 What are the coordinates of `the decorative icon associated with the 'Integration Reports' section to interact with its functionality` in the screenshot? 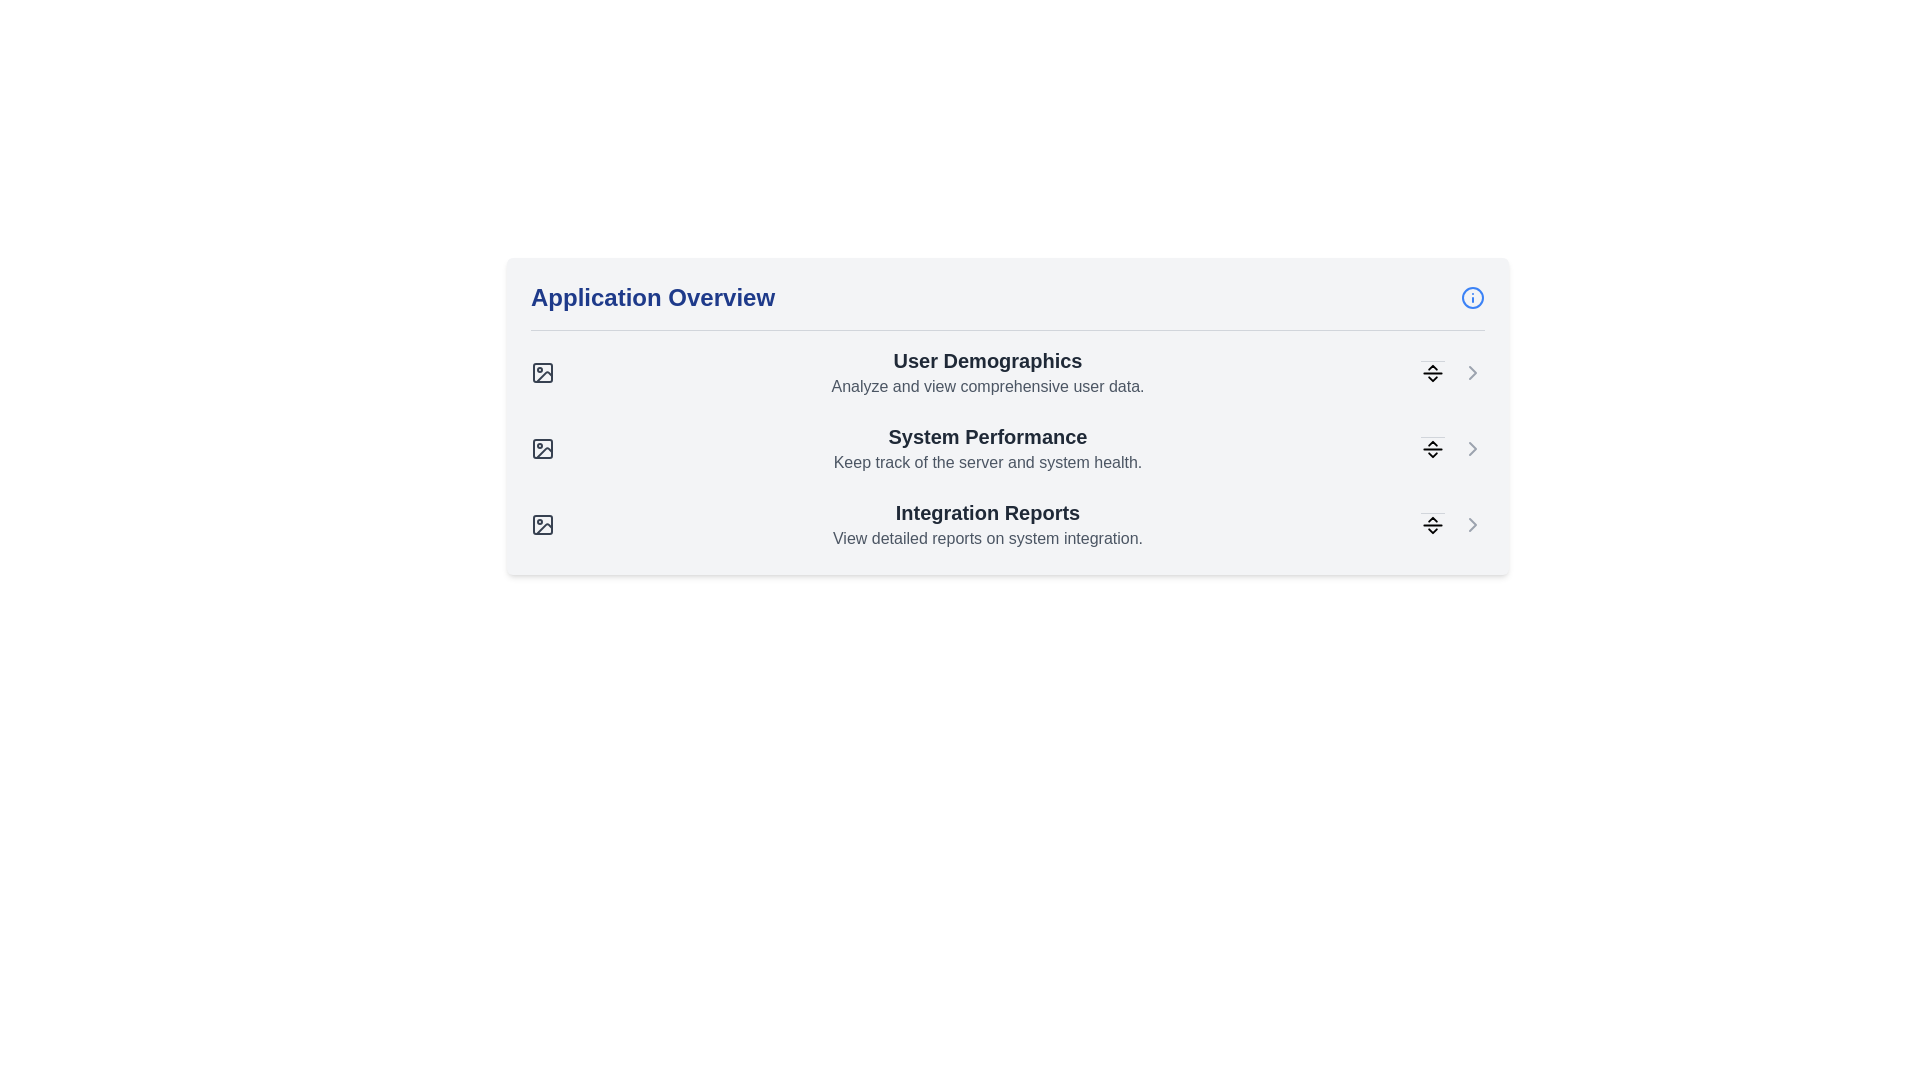 It's located at (544, 528).